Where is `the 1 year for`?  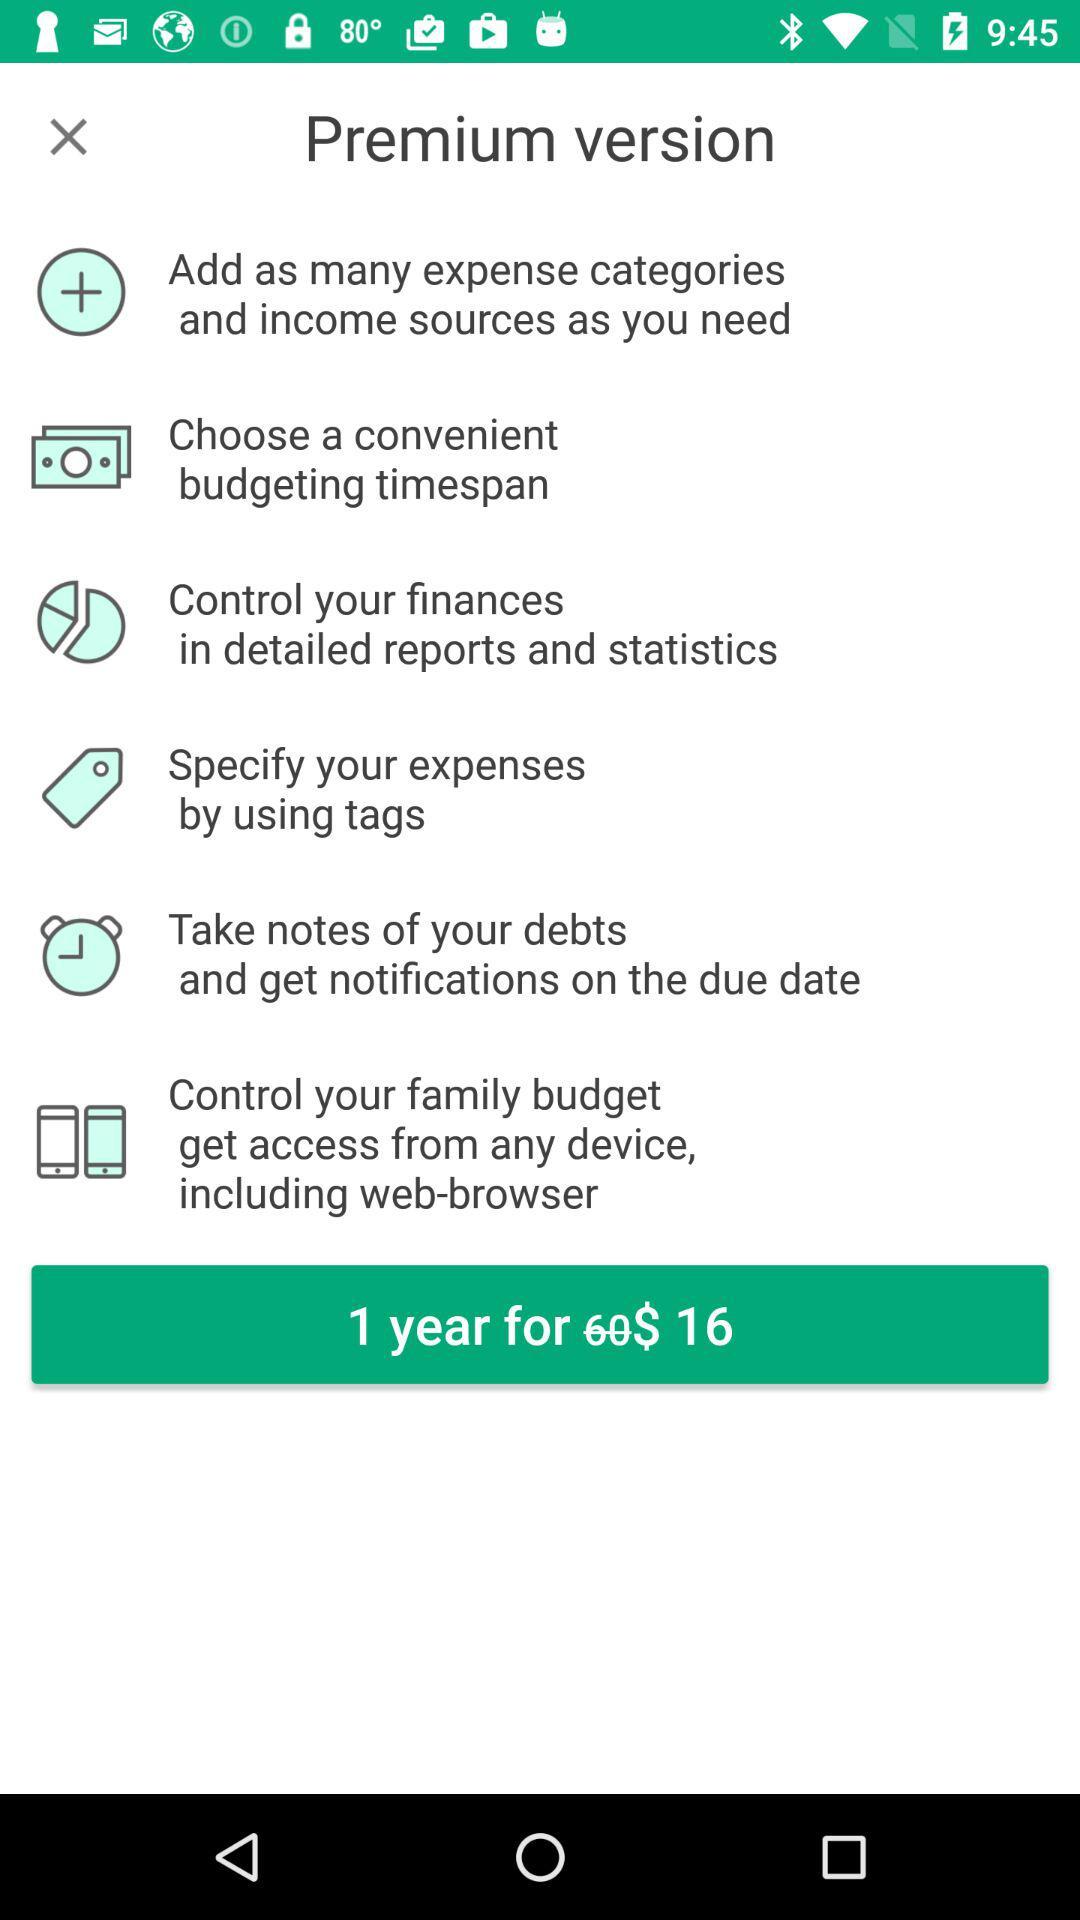 the 1 year for is located at coordinates (540, 1324).